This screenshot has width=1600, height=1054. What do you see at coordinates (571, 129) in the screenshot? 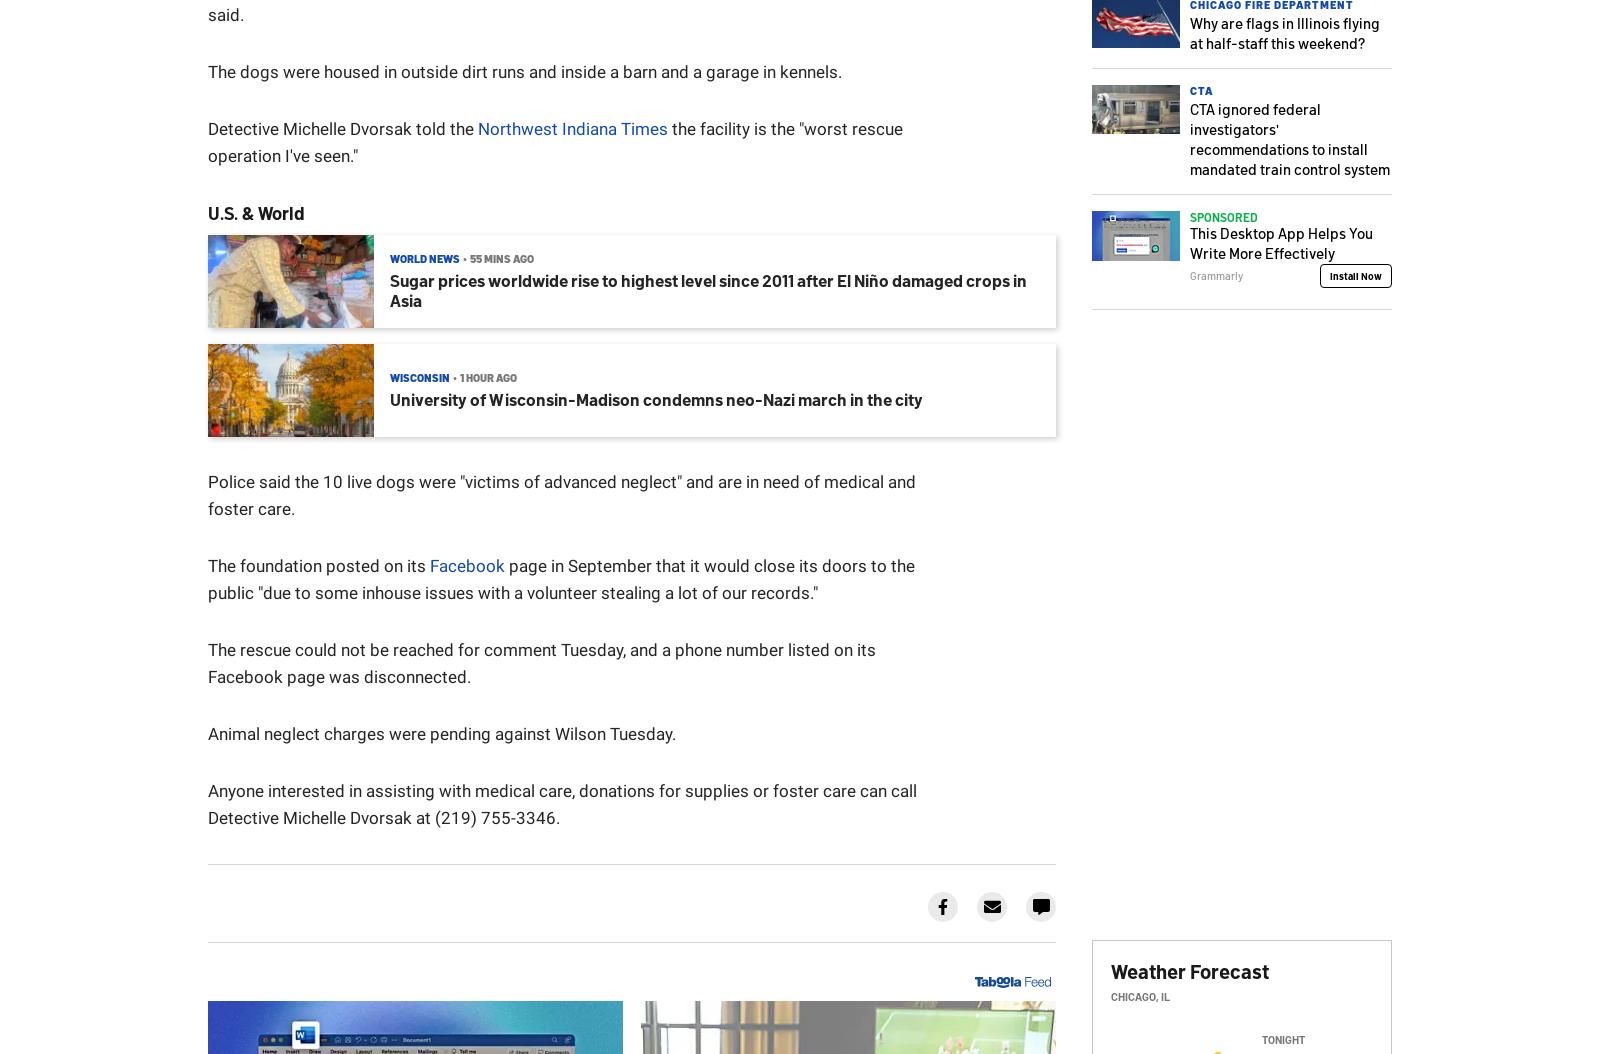
I see `'Northwest Indiana Times'` at bounding box center [571, 129].